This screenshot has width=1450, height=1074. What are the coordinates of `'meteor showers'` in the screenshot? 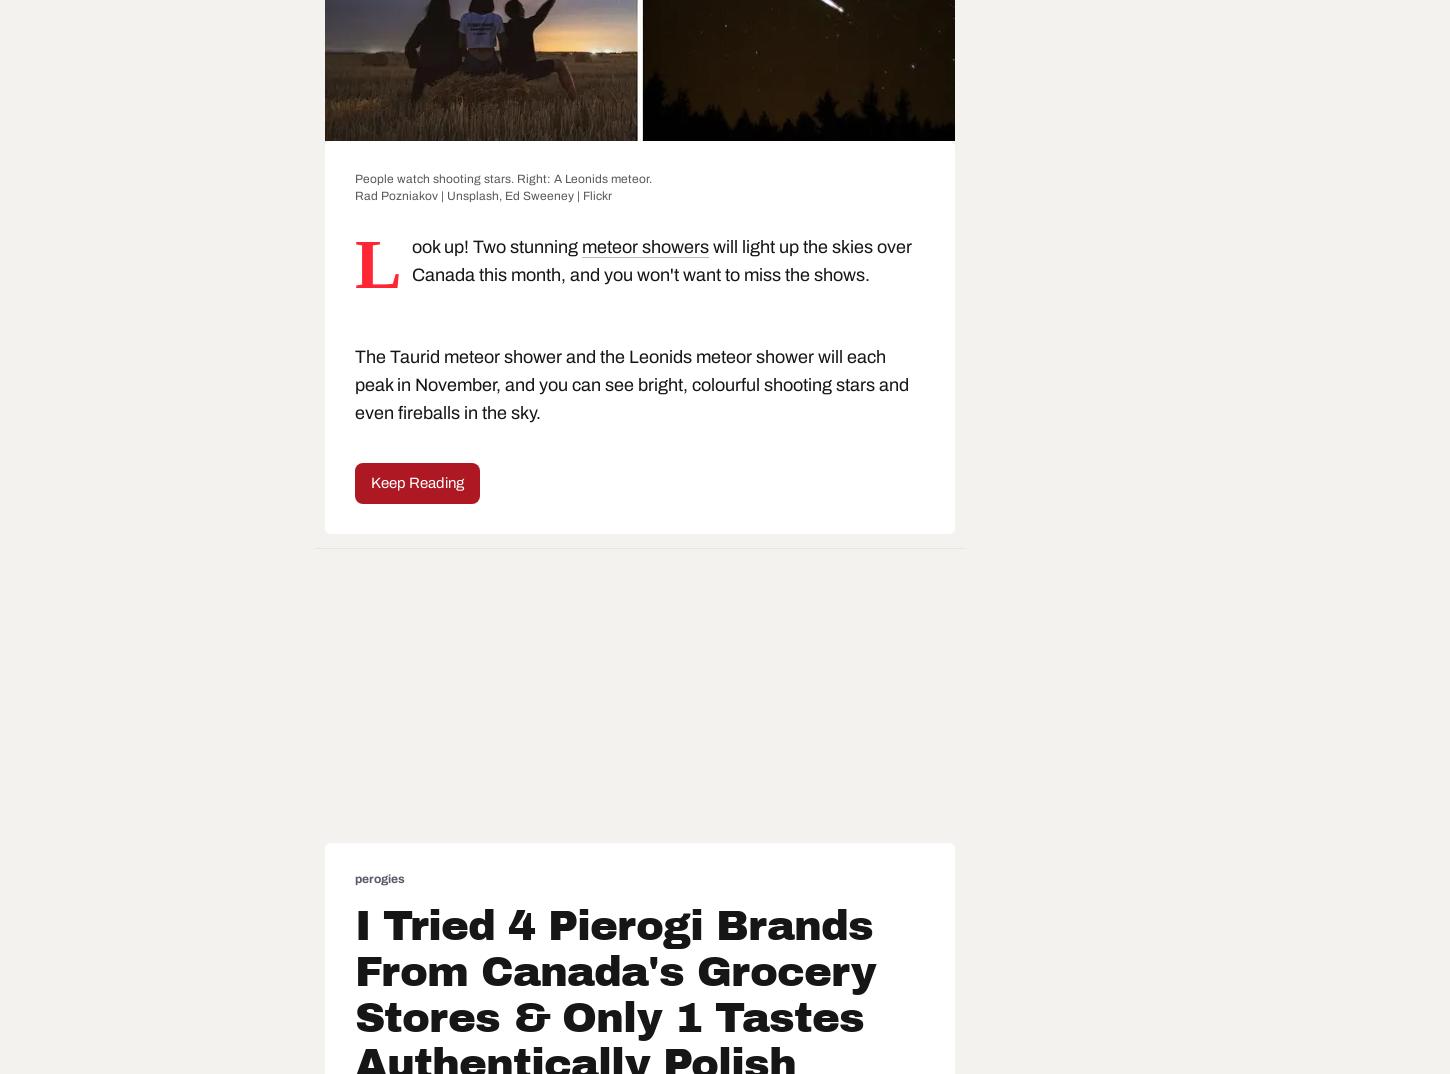 It's located at (581, 245).